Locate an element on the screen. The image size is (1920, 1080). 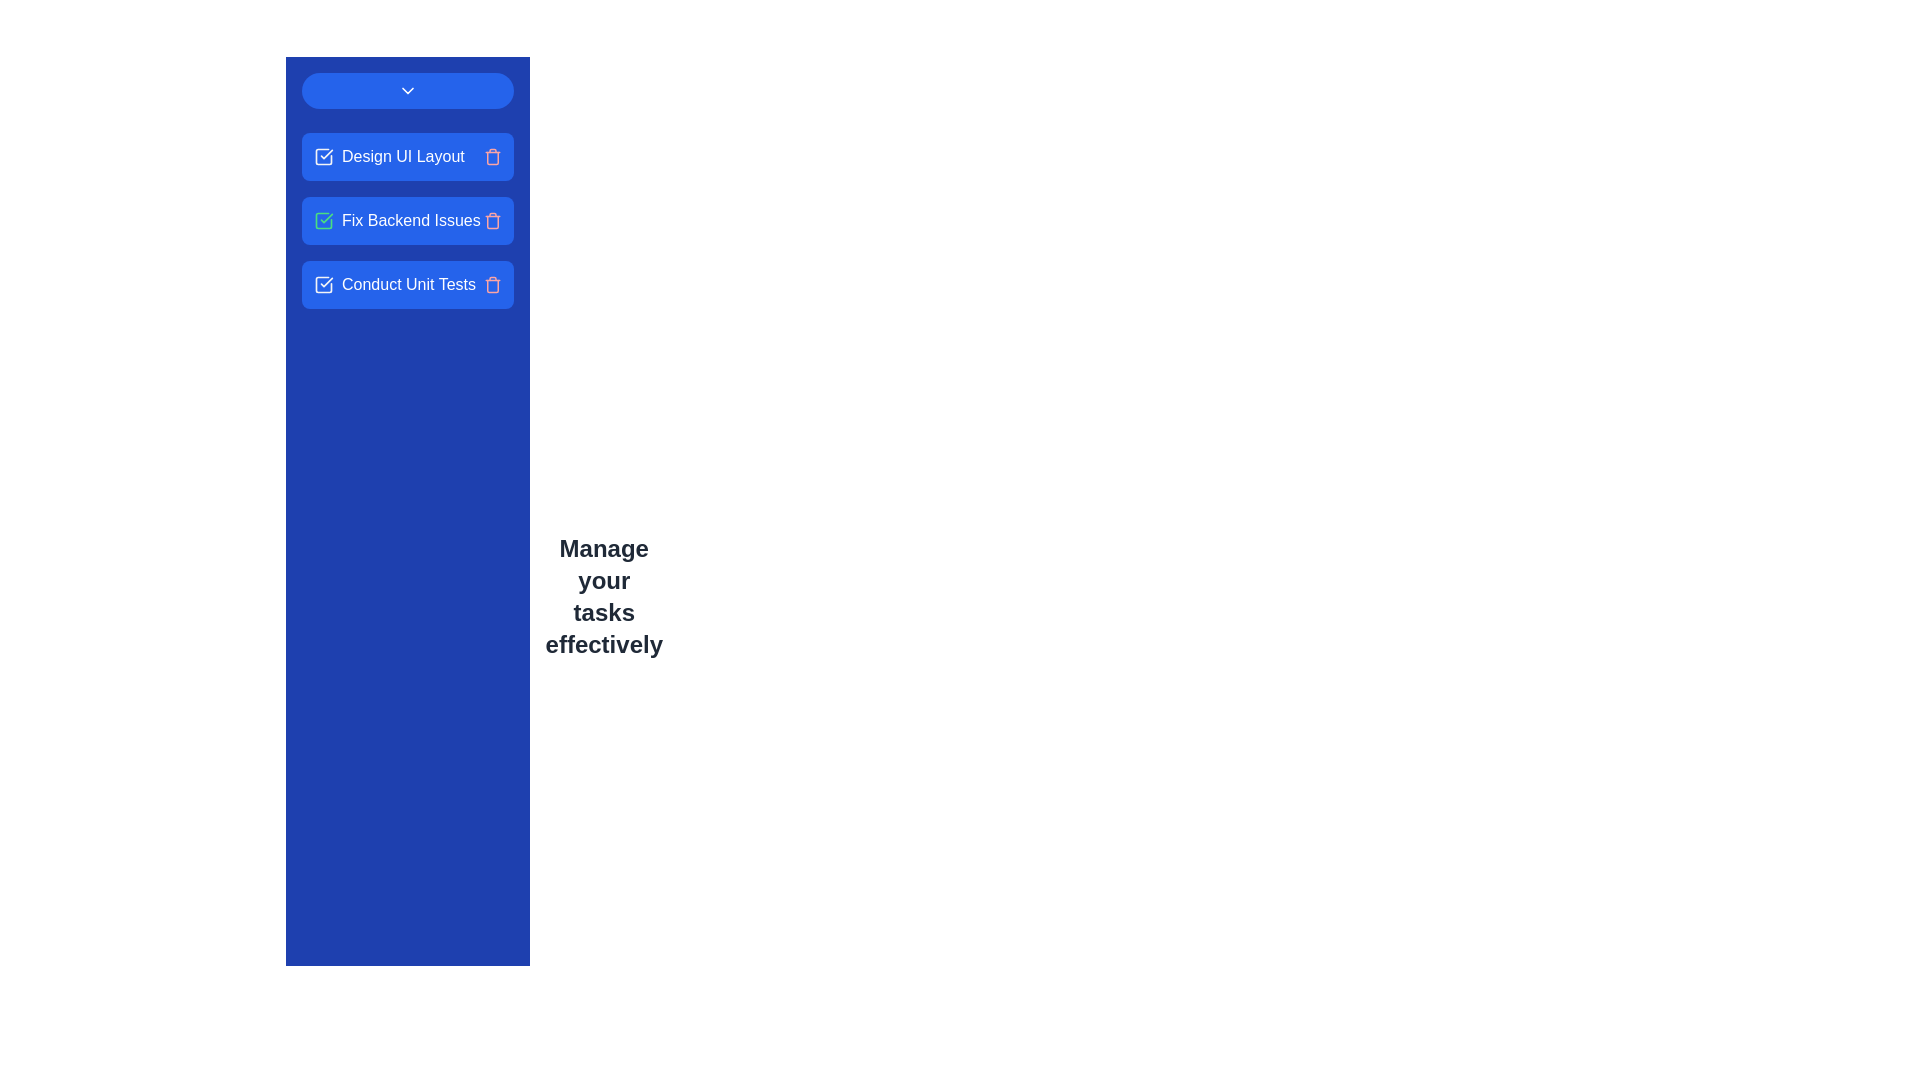
text from the Label indicating 'Conduct Unit Tests', located as the third item in a vertical task list is located at coordinates (394, 285).